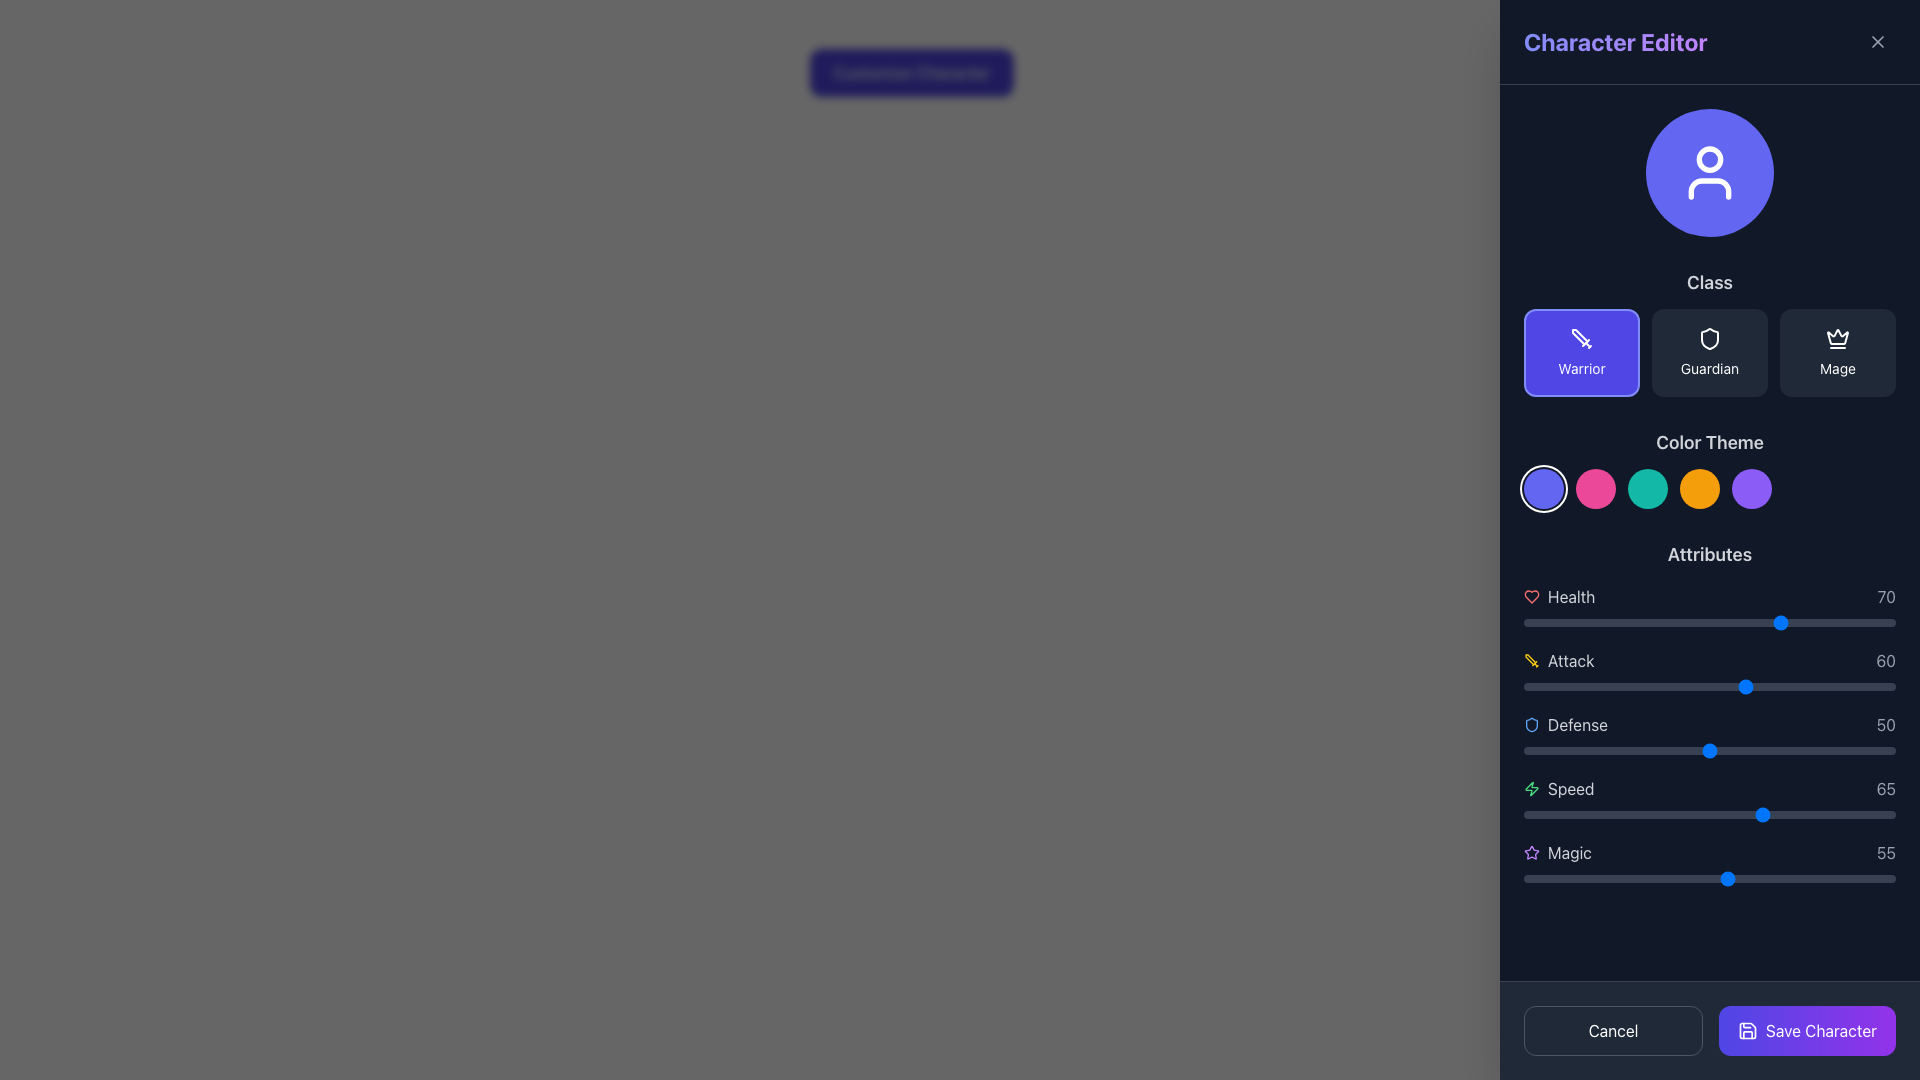 This screenshot has width=1920, height=1080. Describe the element at coordinates (1581, 369) in the screenshot. I see `the 'Warrior' text label, which is styled in white and located within the first button of the 'Class' section in the 'Character Editor'` at that location.